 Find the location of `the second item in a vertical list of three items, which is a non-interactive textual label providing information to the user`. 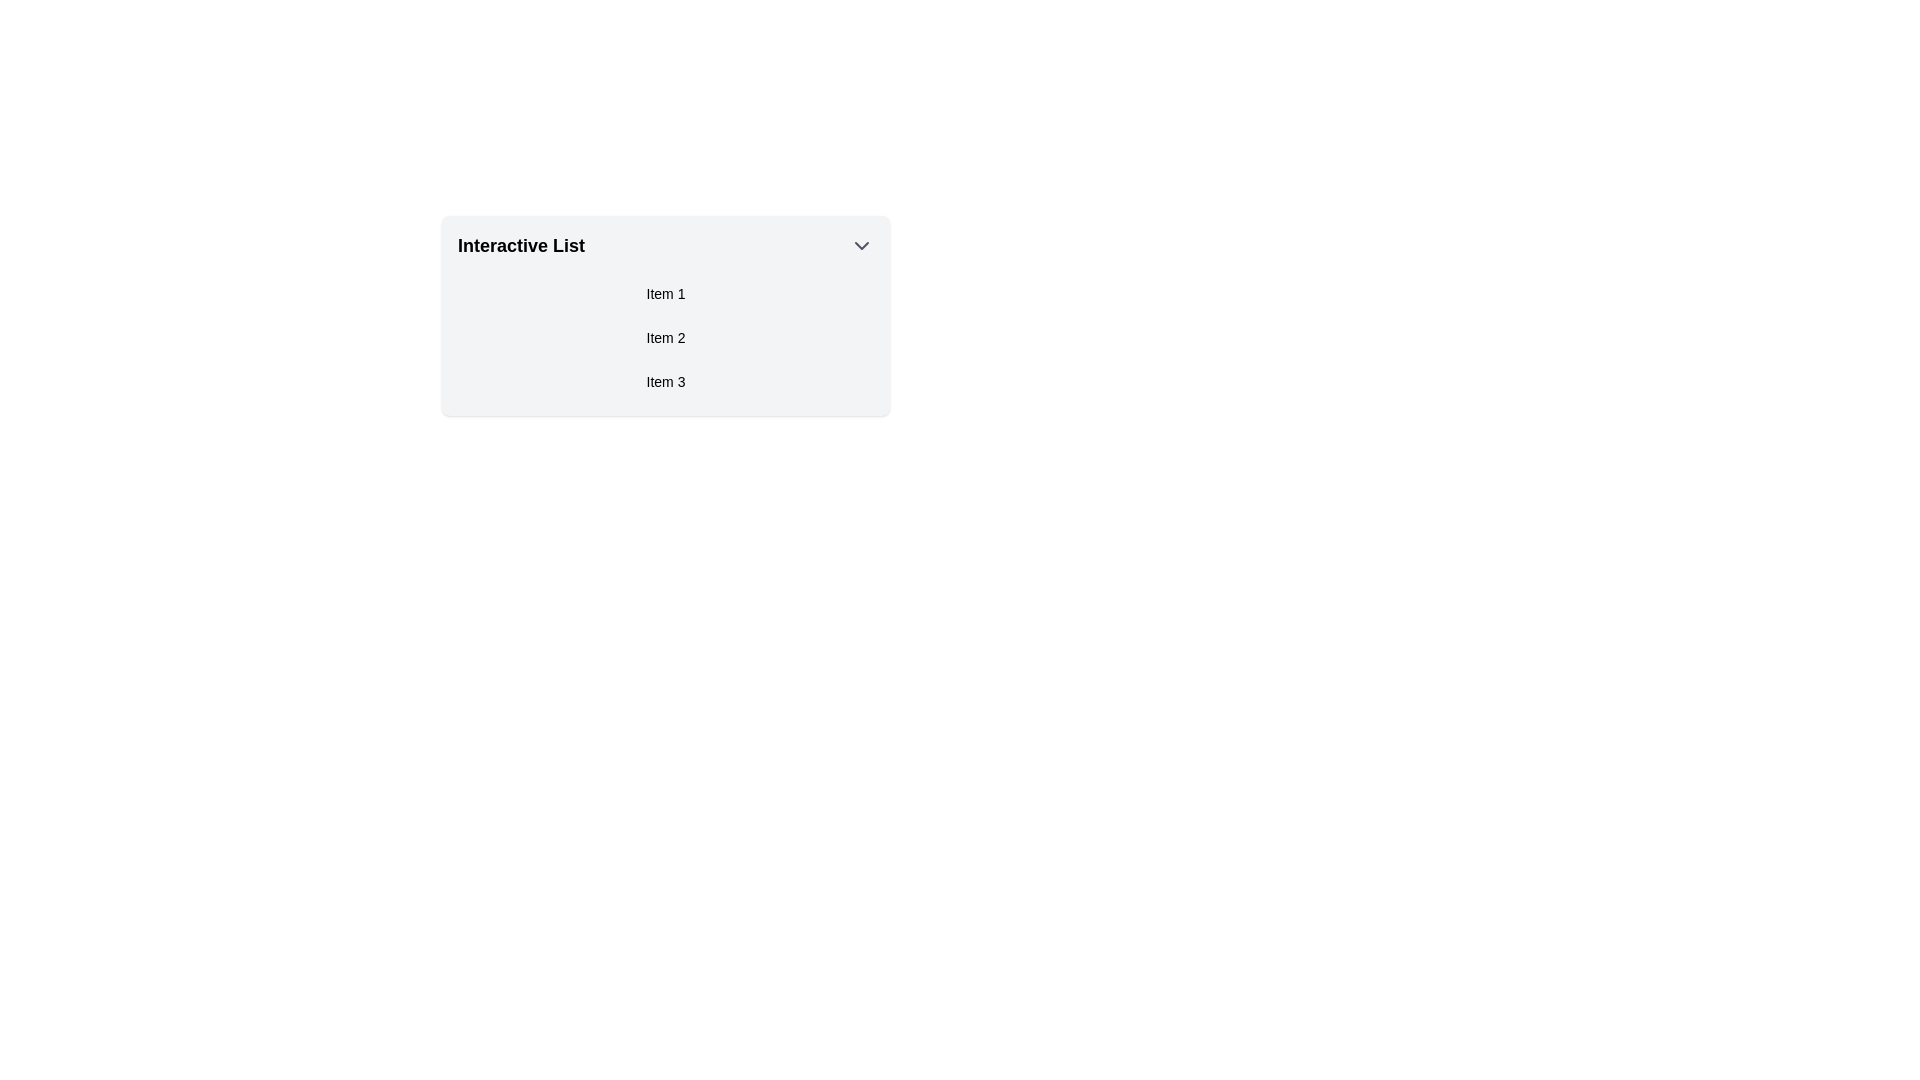

the second item in a vertical list of three items, which is a non-interactive textual label providing information to the user is located at coordinates (666, 337).